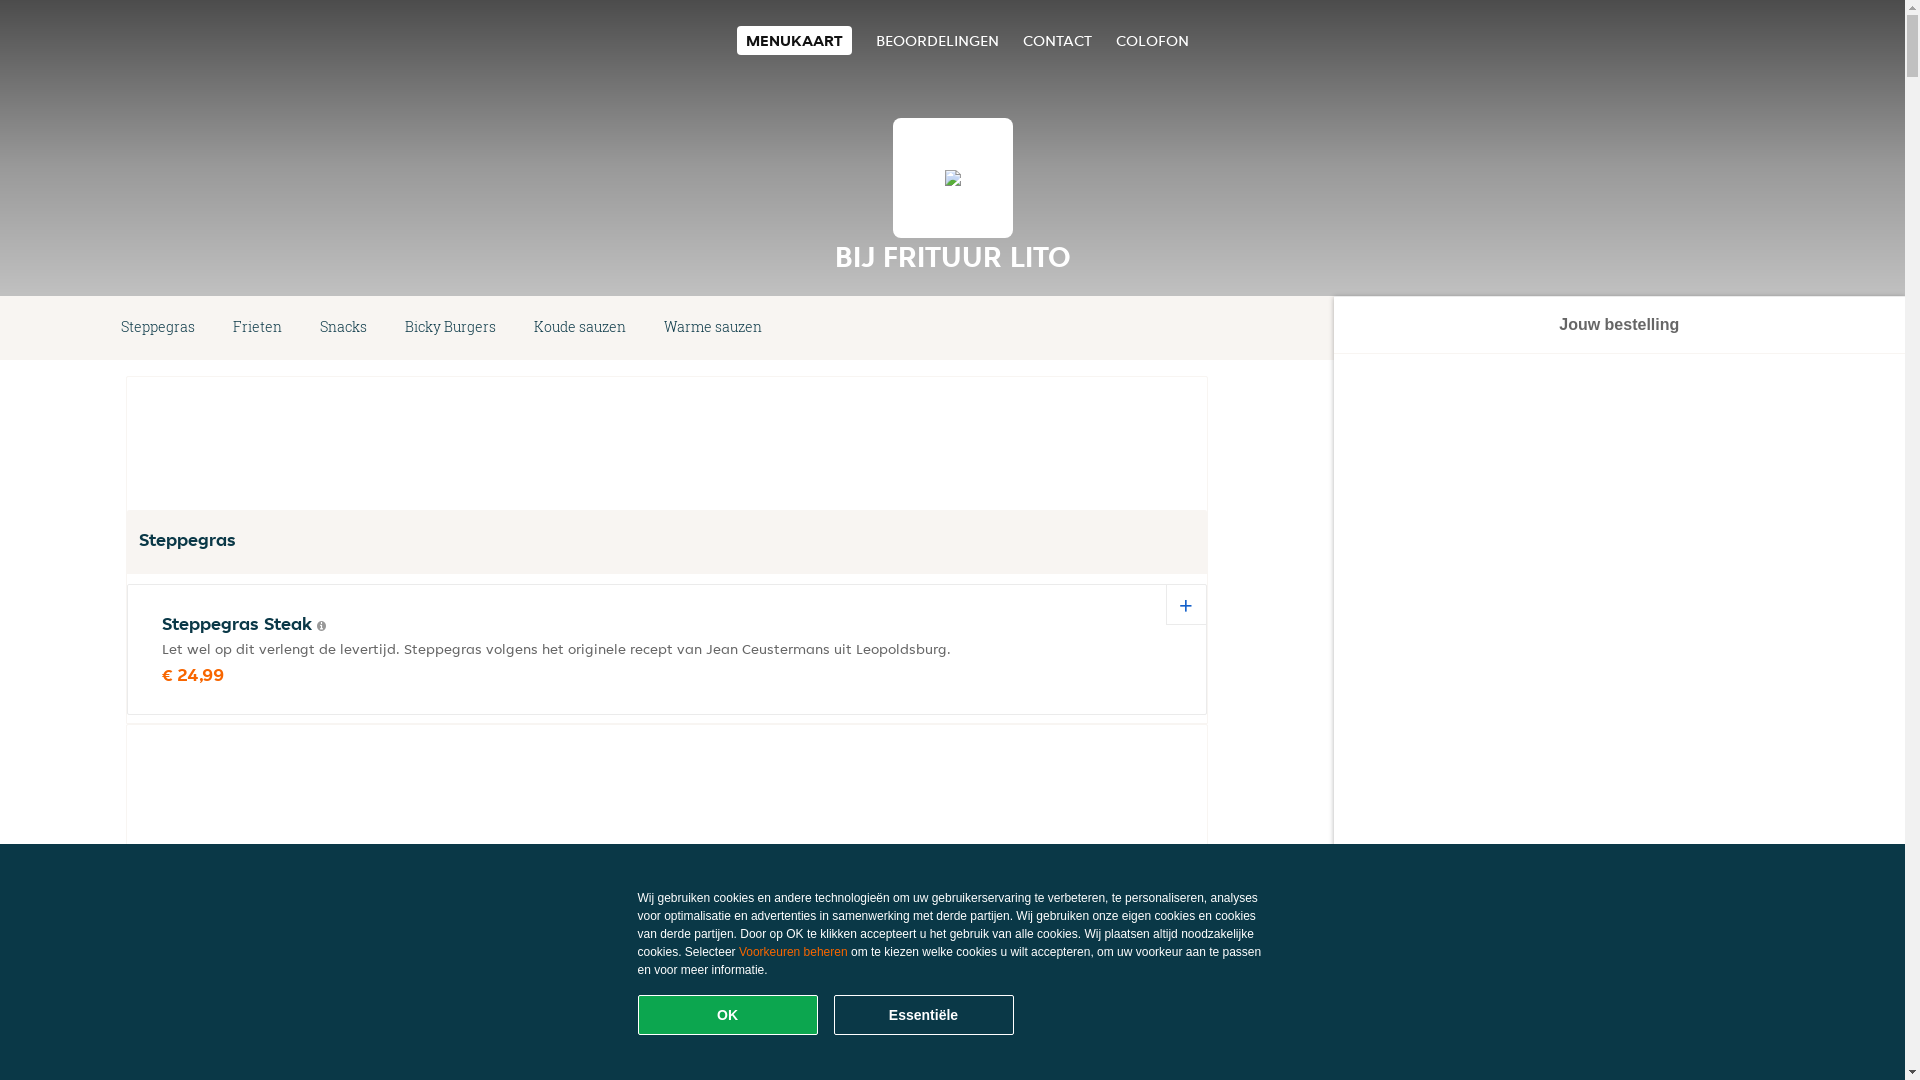 This screenshot has width=1920, height=1080. I want to click on 'Koude sauzen', so click(579, 326).